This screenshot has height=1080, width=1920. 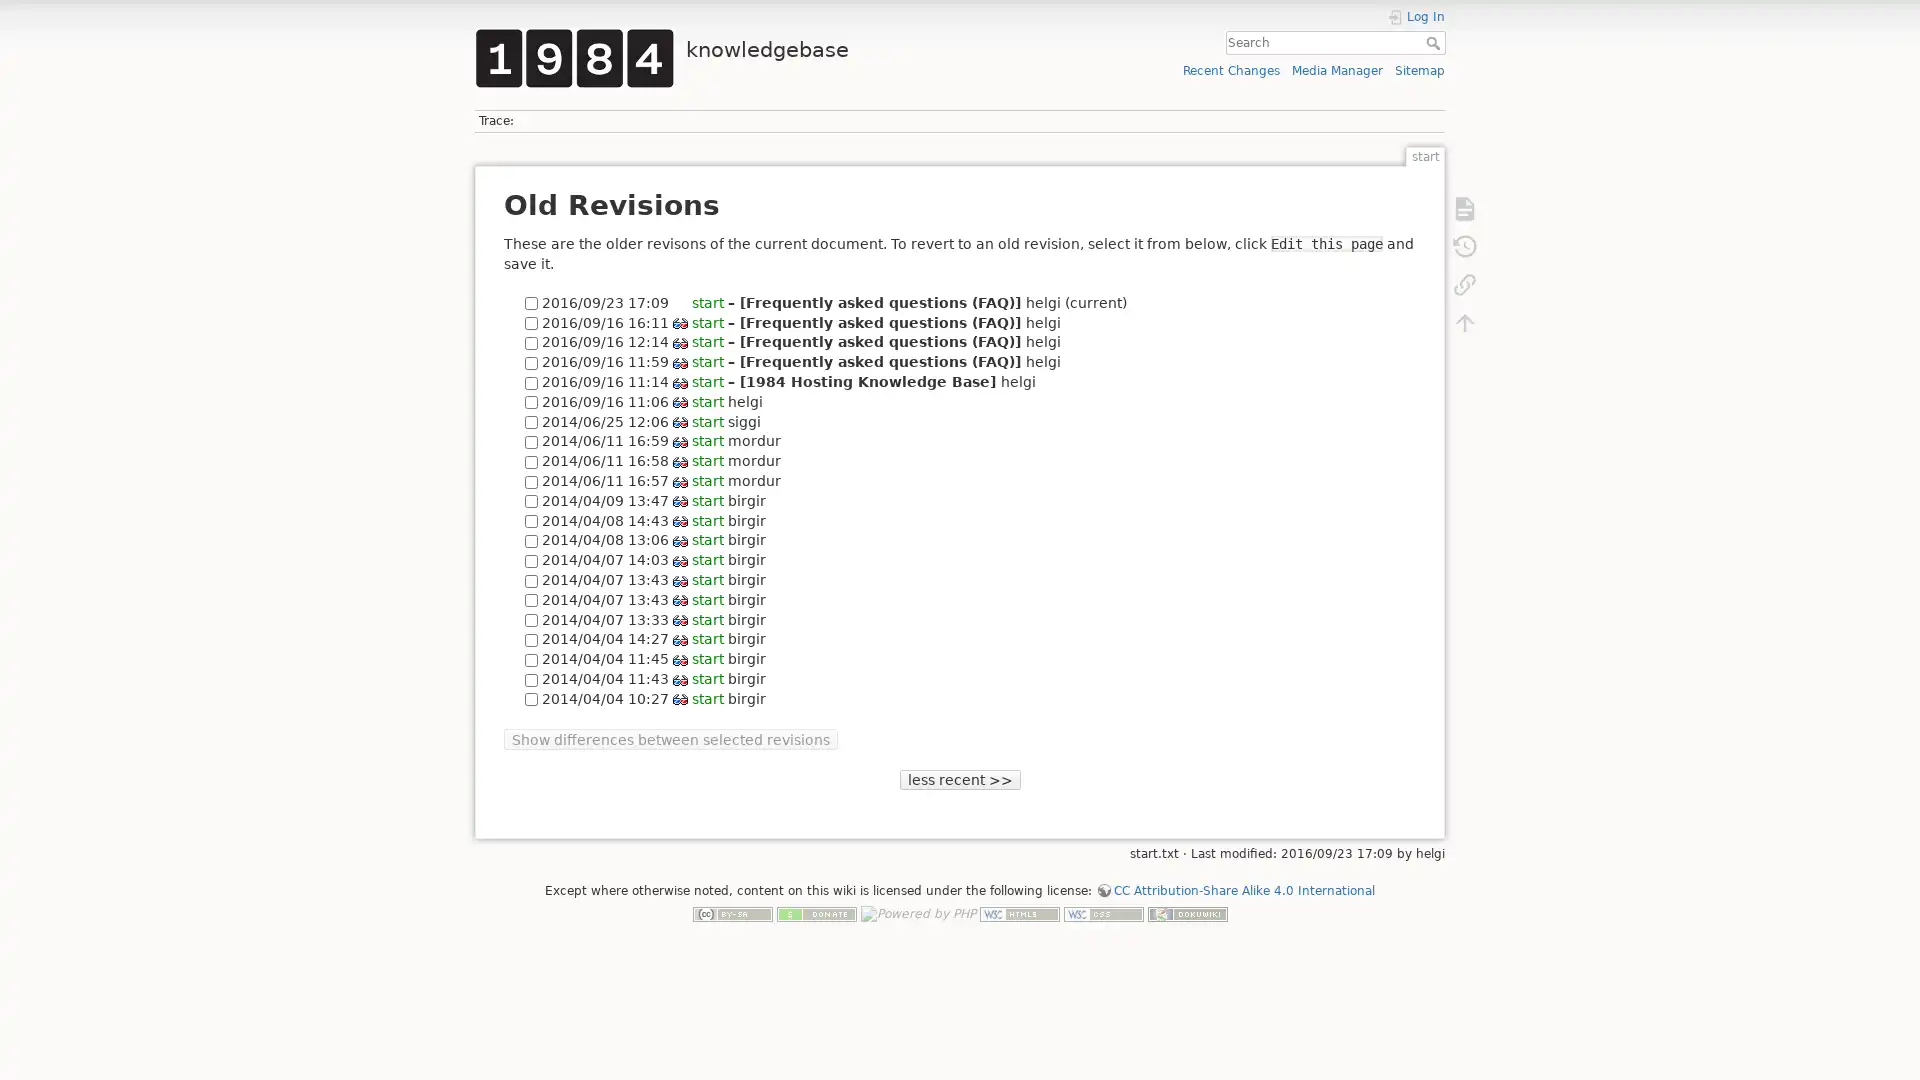 What do you see at coordinates (671, 739) in the screenshot?
I see `Show differences between selected revisions` at bounding box center [671, 739].